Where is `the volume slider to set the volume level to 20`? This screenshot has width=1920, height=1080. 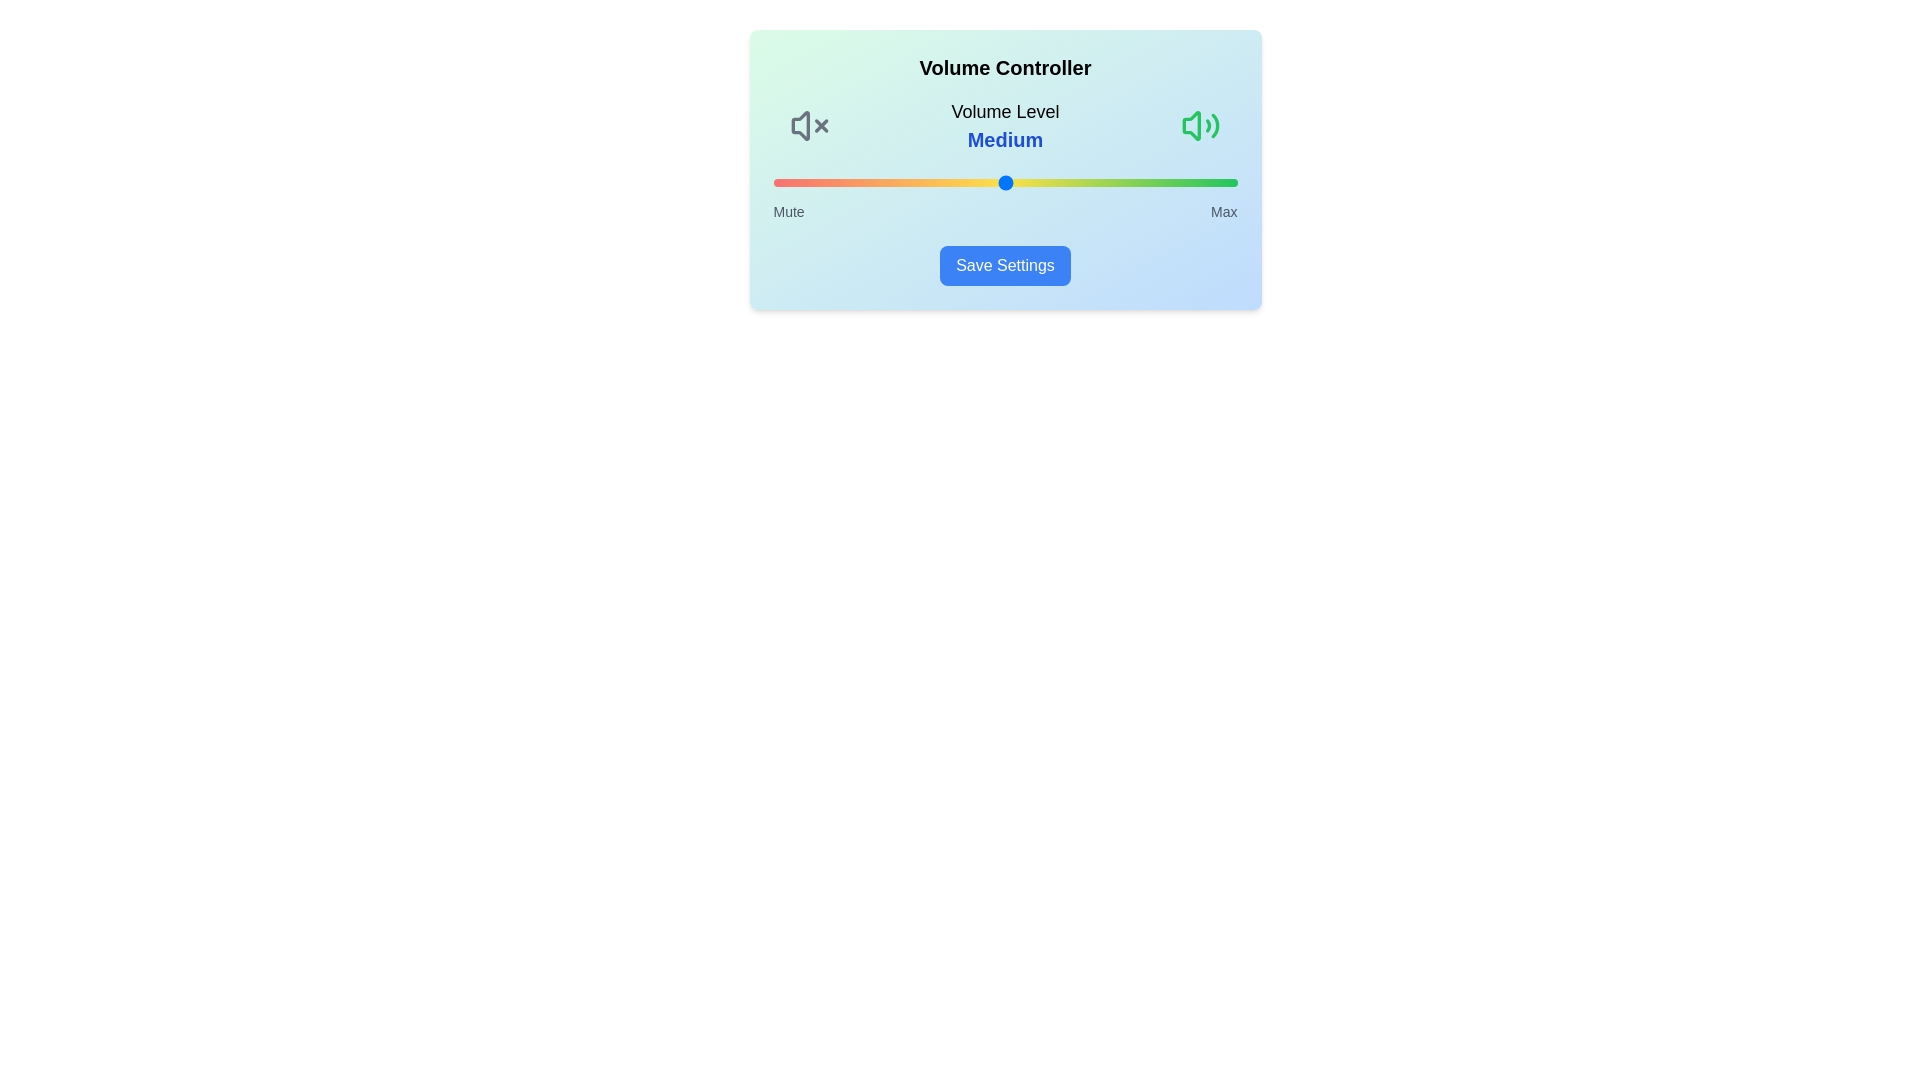 the volume slider to set the volume level to 20 is located at coordinates (866, 182).